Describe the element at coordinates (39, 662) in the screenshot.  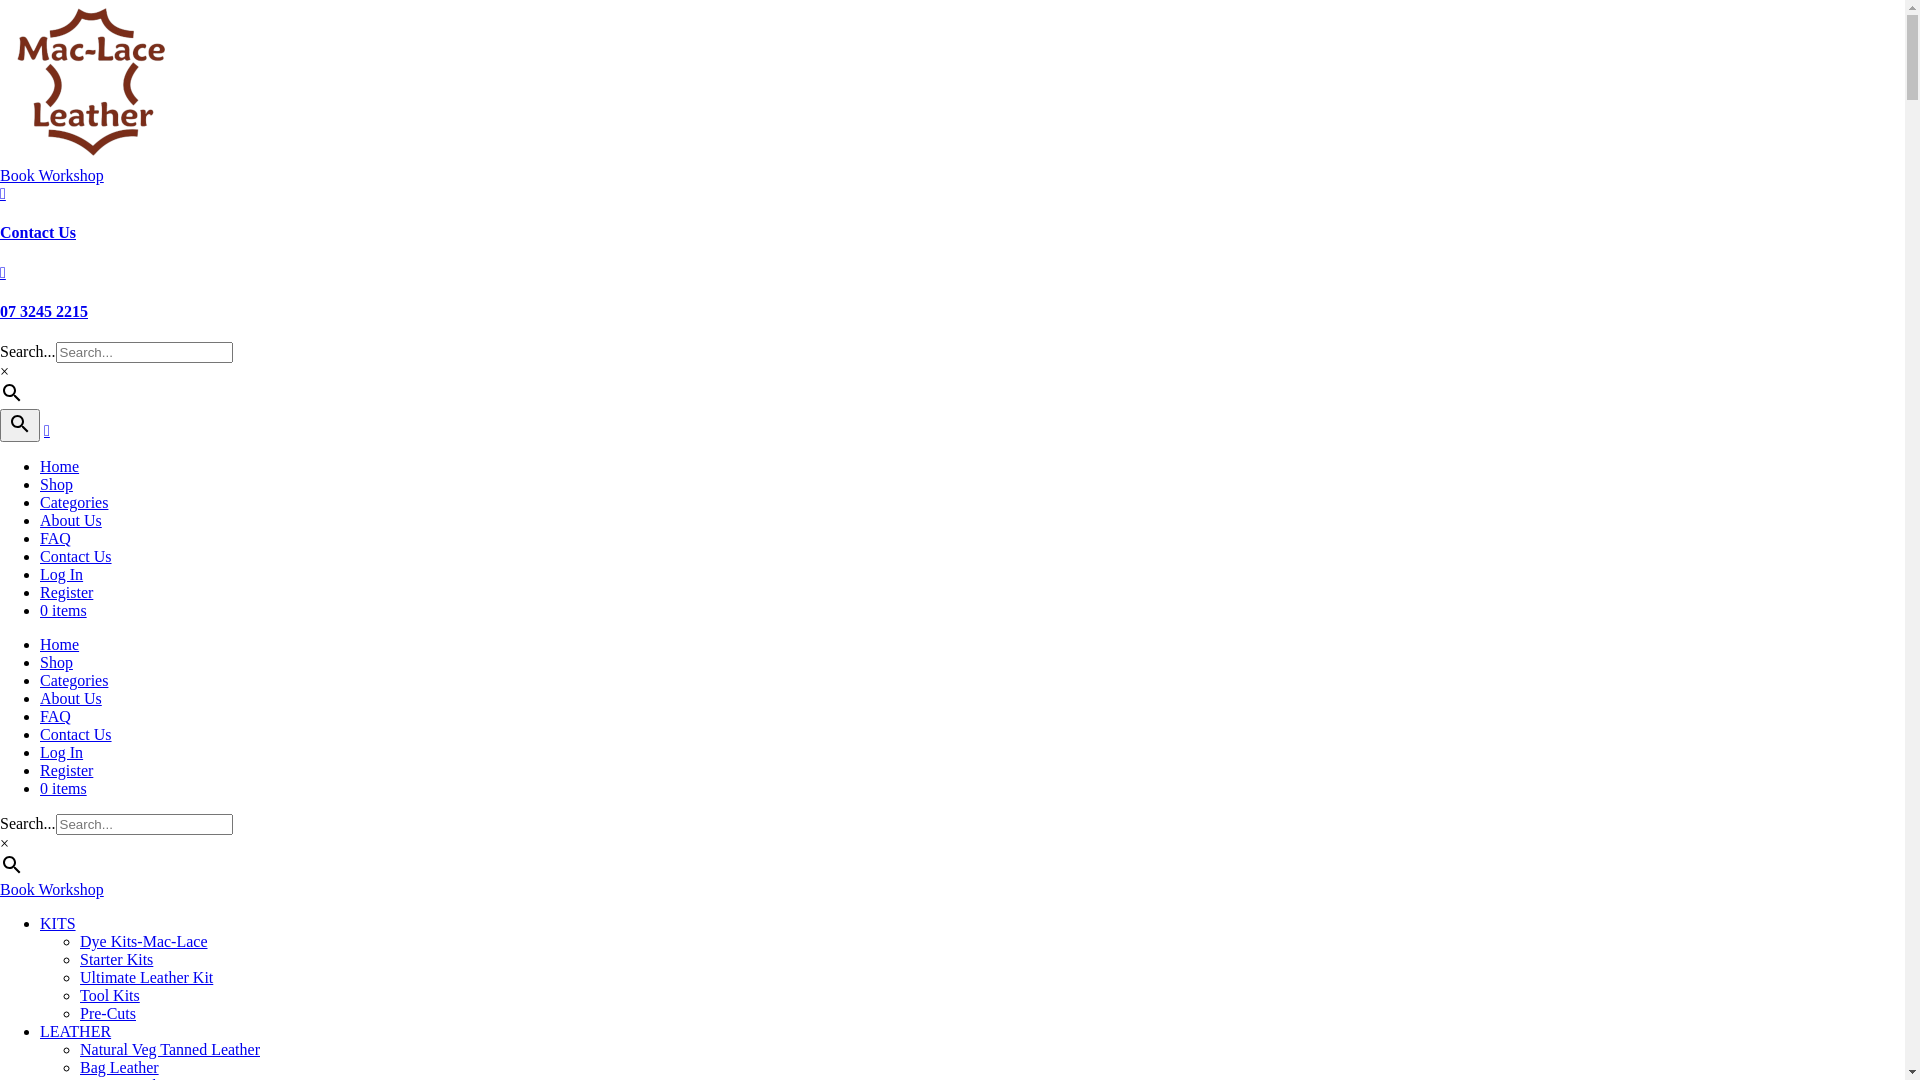
I see `'Shop'` at that location.